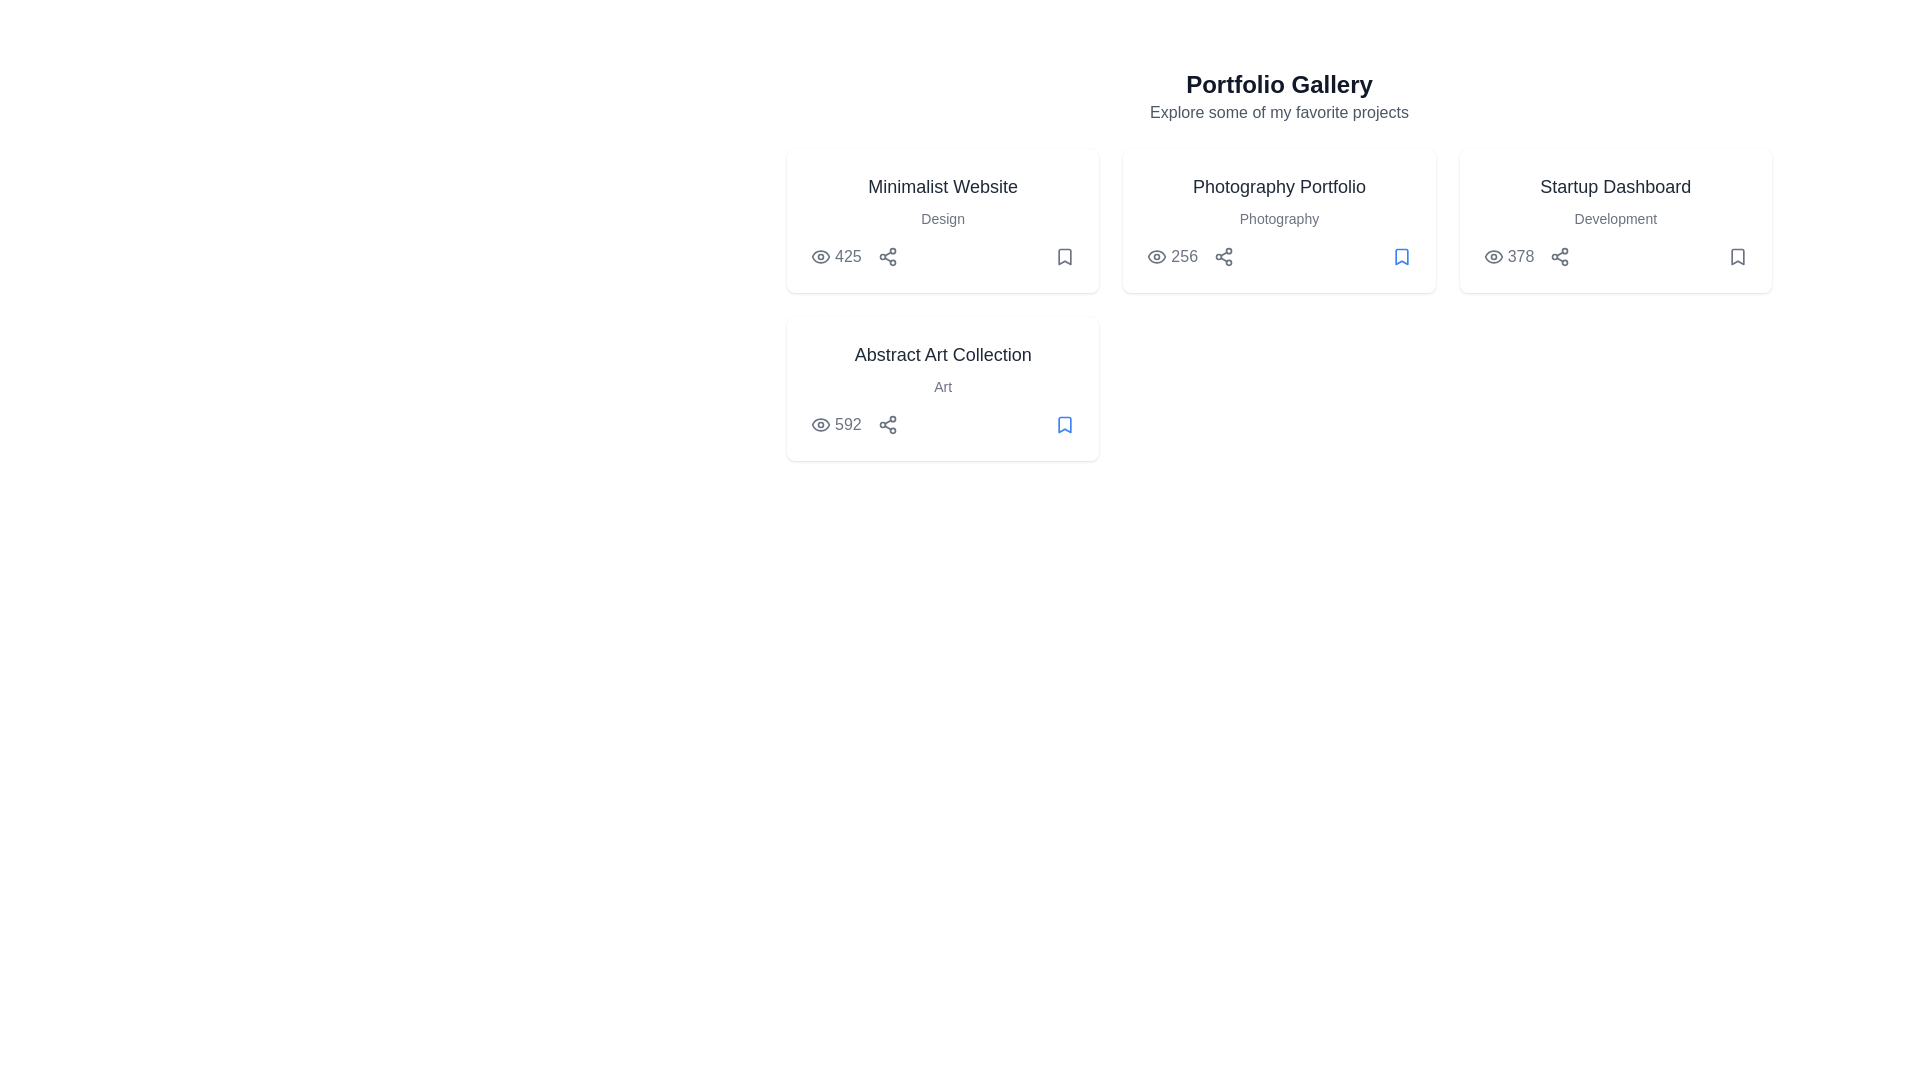 The width and height of the screenshot is (1920, 1080). Describe the element at coordinates (1157, 256) in the screenshot. I see `the eye icon indicating visibility metrics to the left of the numeral '256' in the 'Photography Portfolio' card on the second row of the grid layout` at that location.